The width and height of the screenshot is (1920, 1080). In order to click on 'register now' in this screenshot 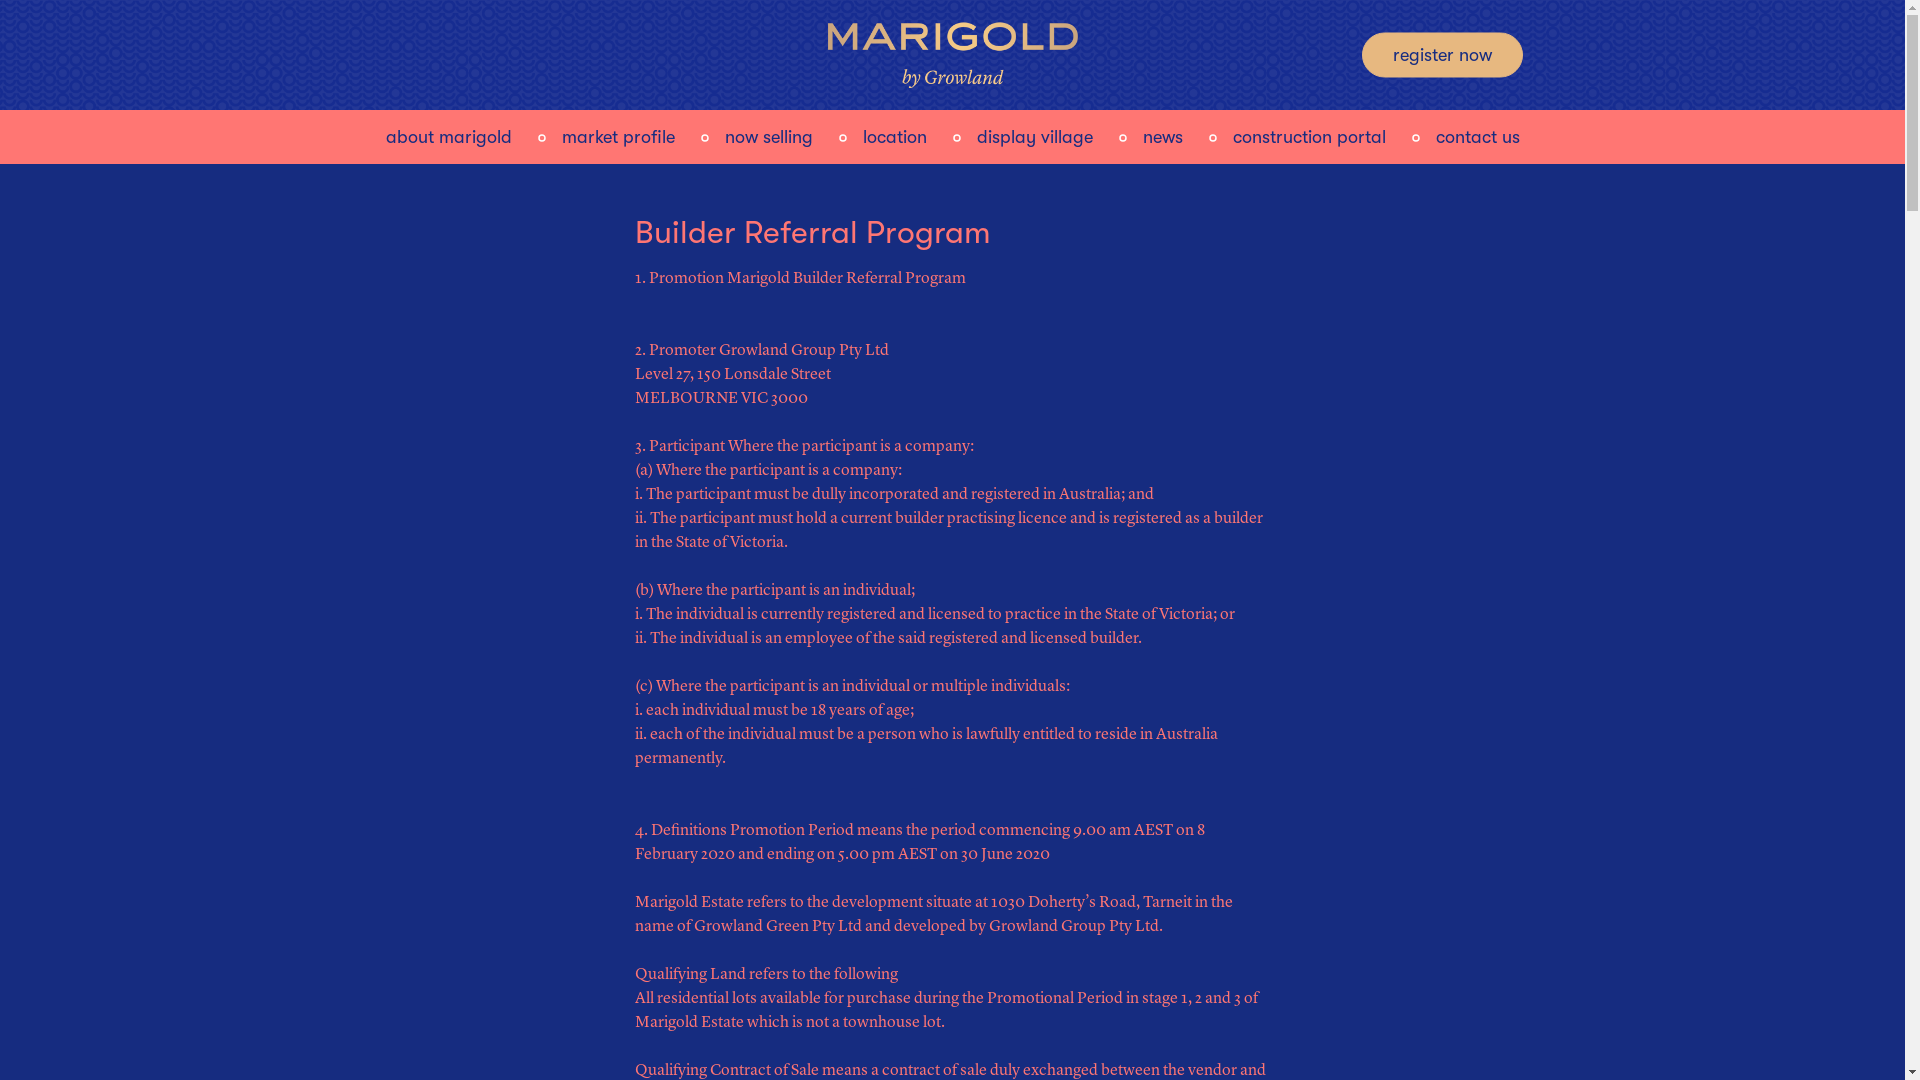, I will do `click(1442, 53)`.